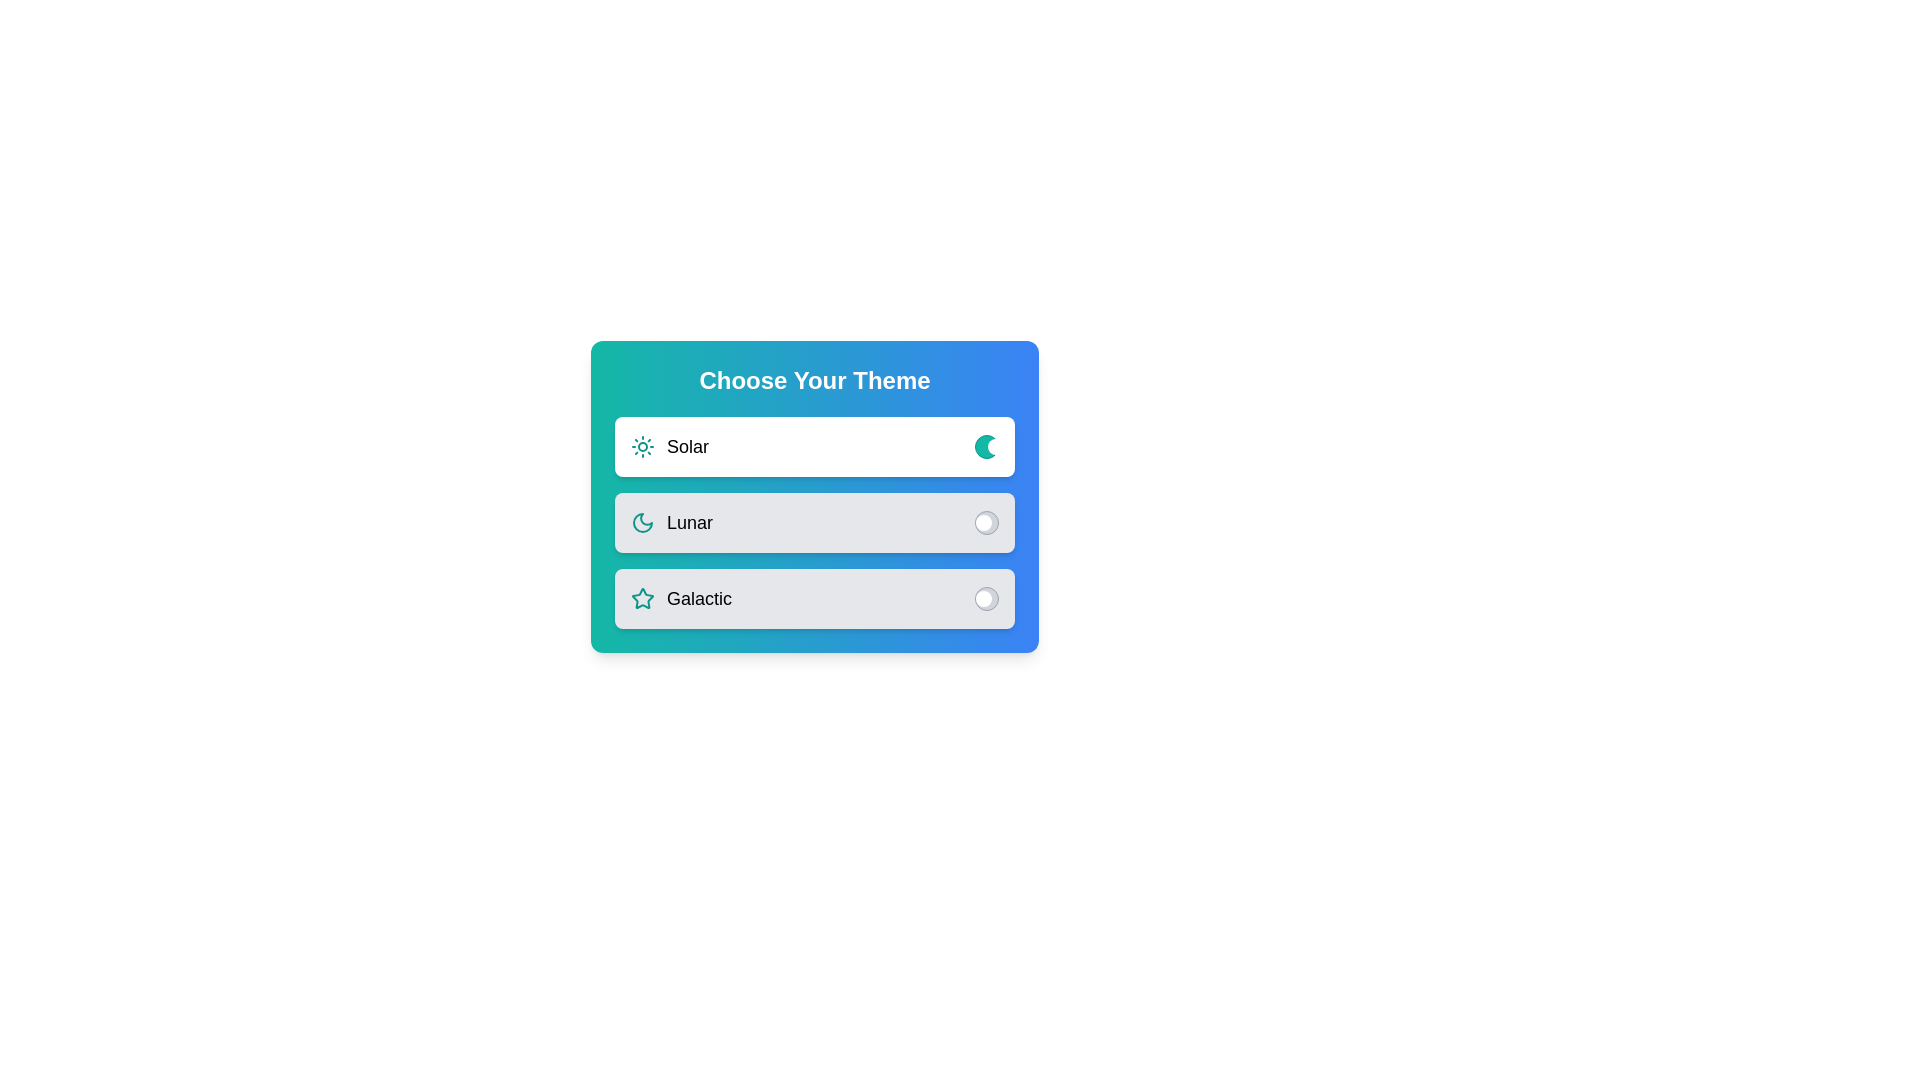 The height and width of the screenshot is (1080, 1920). I want to click on the toggle button for the Galactic theme, so click(987, 597).